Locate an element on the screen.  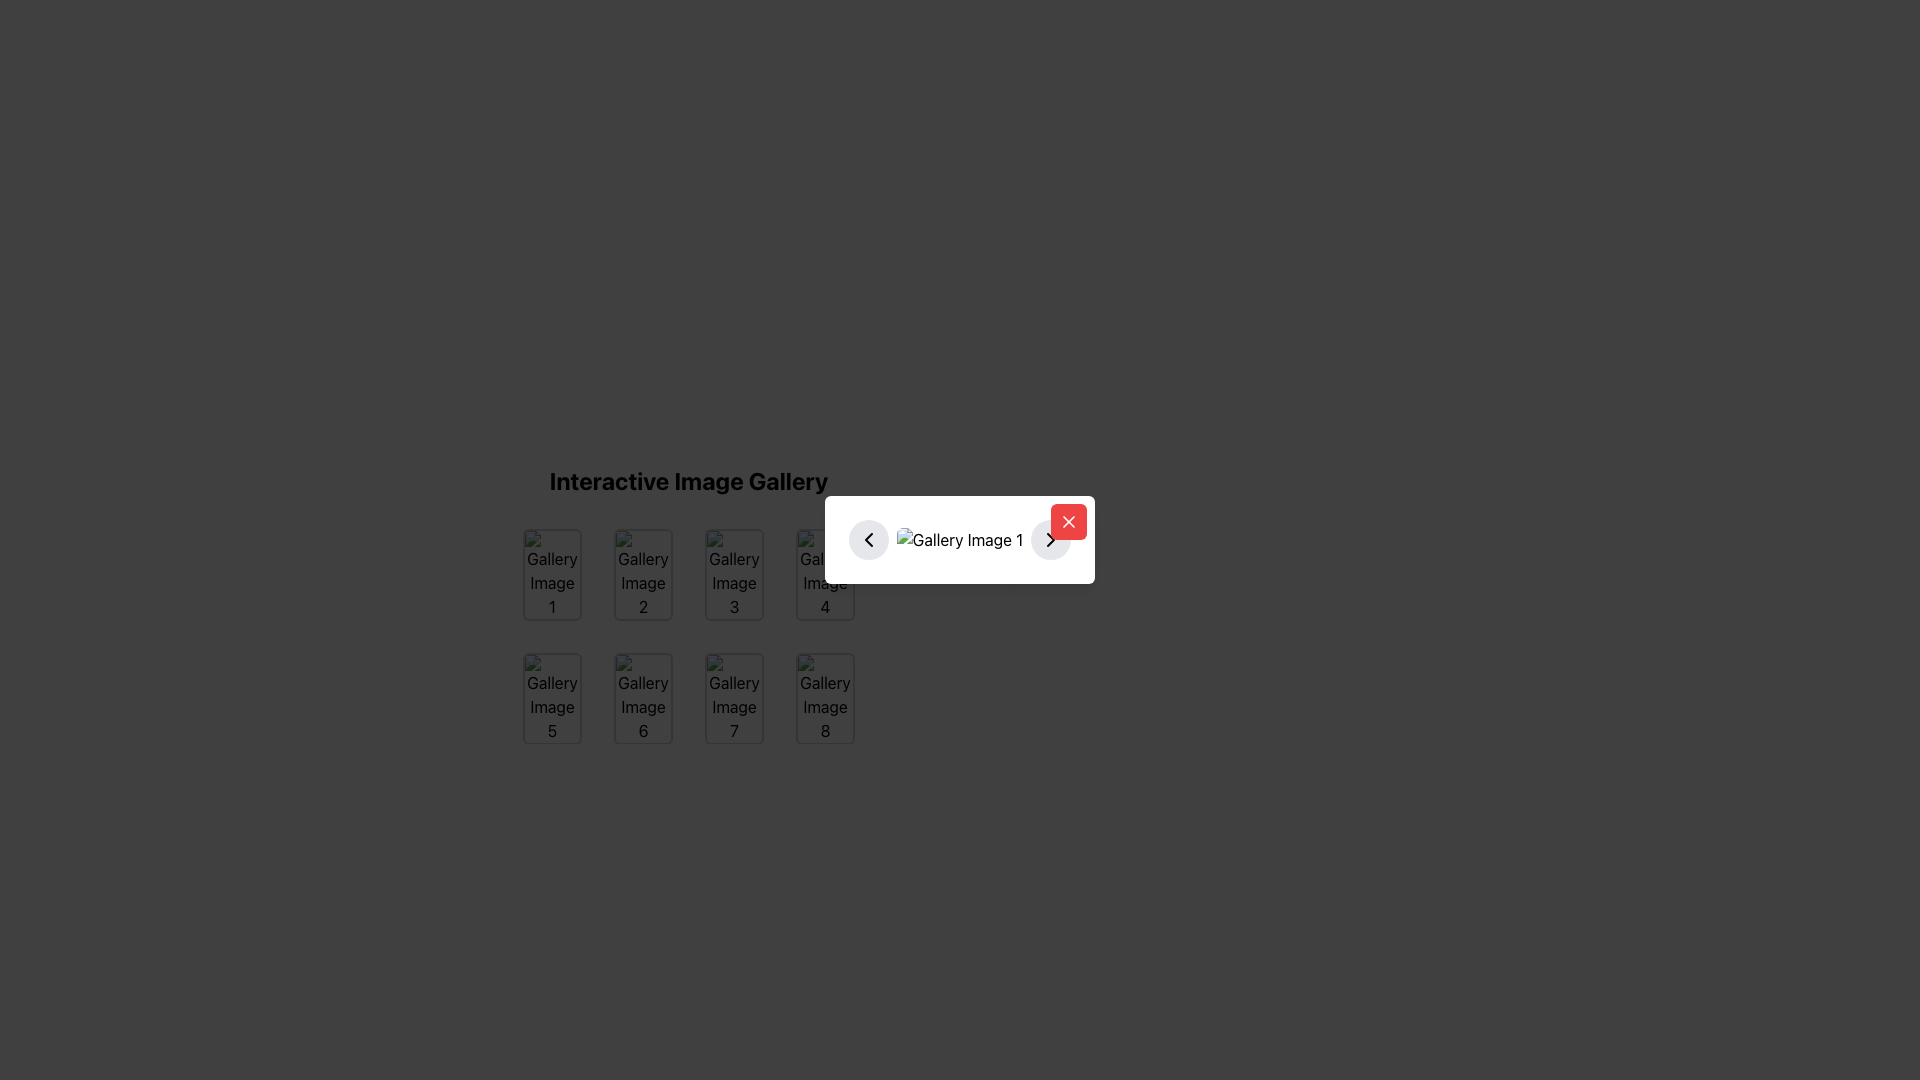
the eighth image thumbnail in the gallery layout to change its border color is located at coordinates (825, 697).